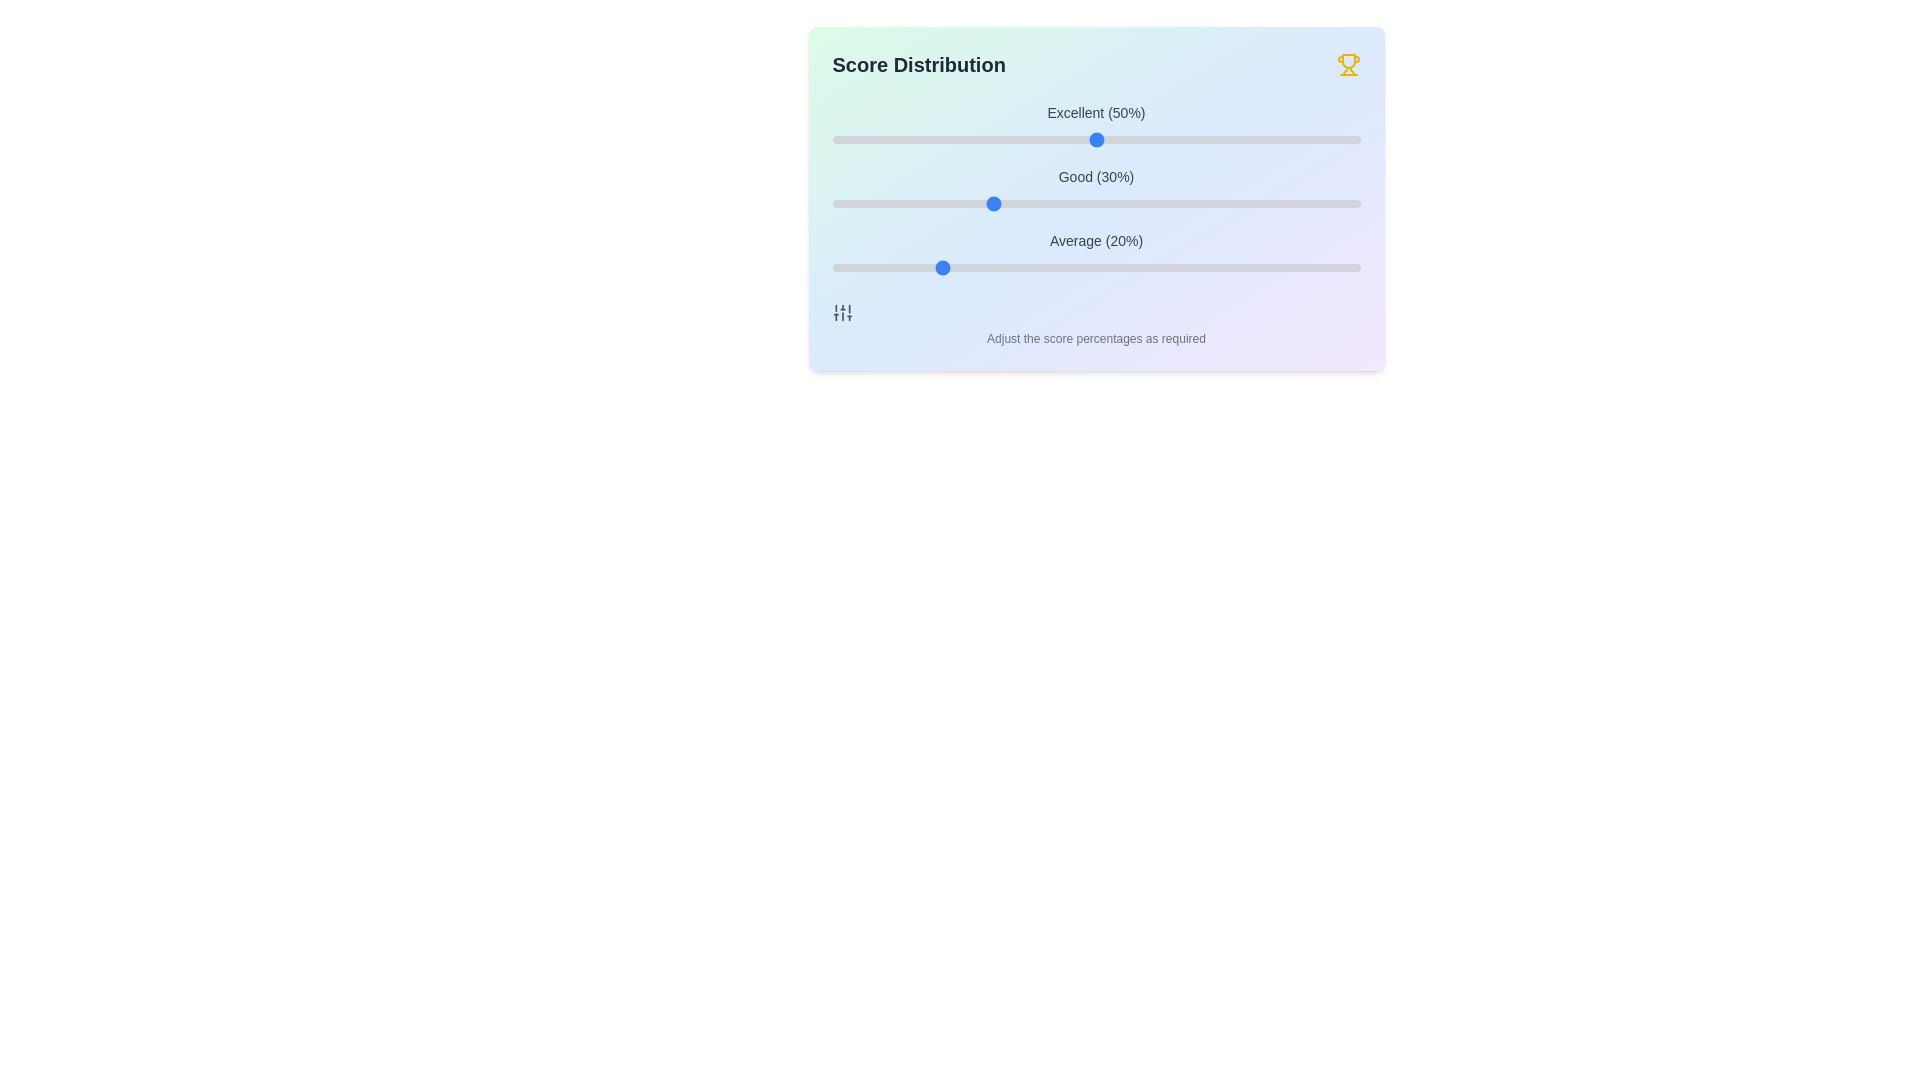 The height and width of the screenshot is (1080, 1920). Describe the element at coordinates (921, 138) in the screenshot. I see `the 'Excellent' slider to 17%` at that location.